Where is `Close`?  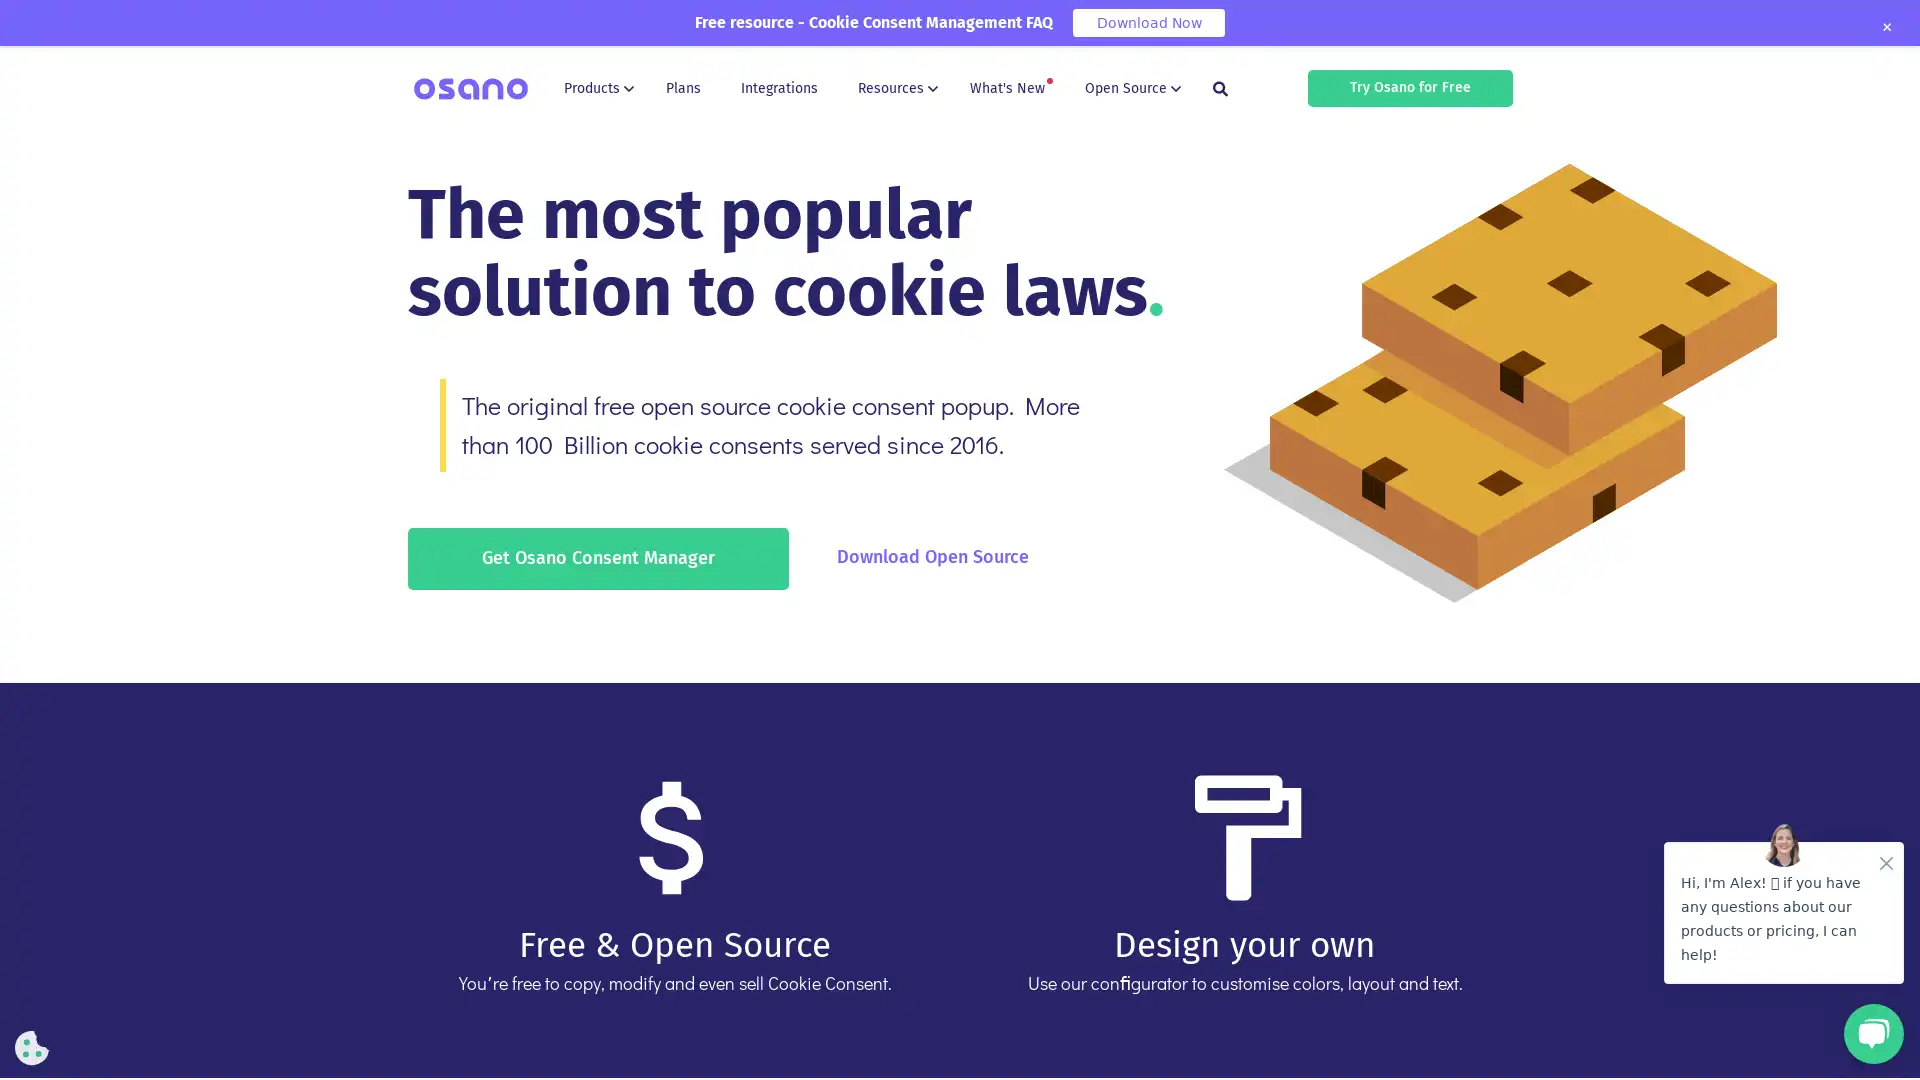 Close is located at coordinates (1885, 27).